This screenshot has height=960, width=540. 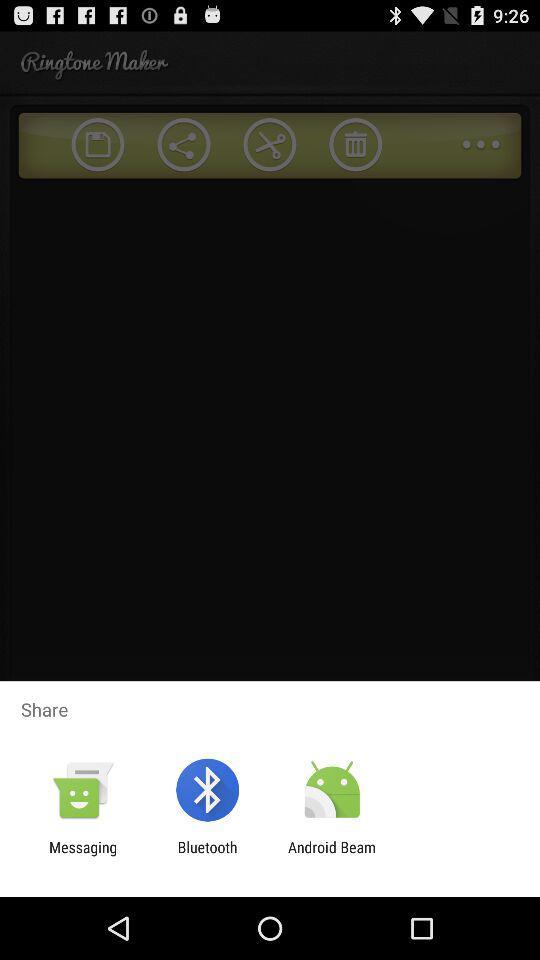 I want to click on the android beam item, so click(x=332, y=855).